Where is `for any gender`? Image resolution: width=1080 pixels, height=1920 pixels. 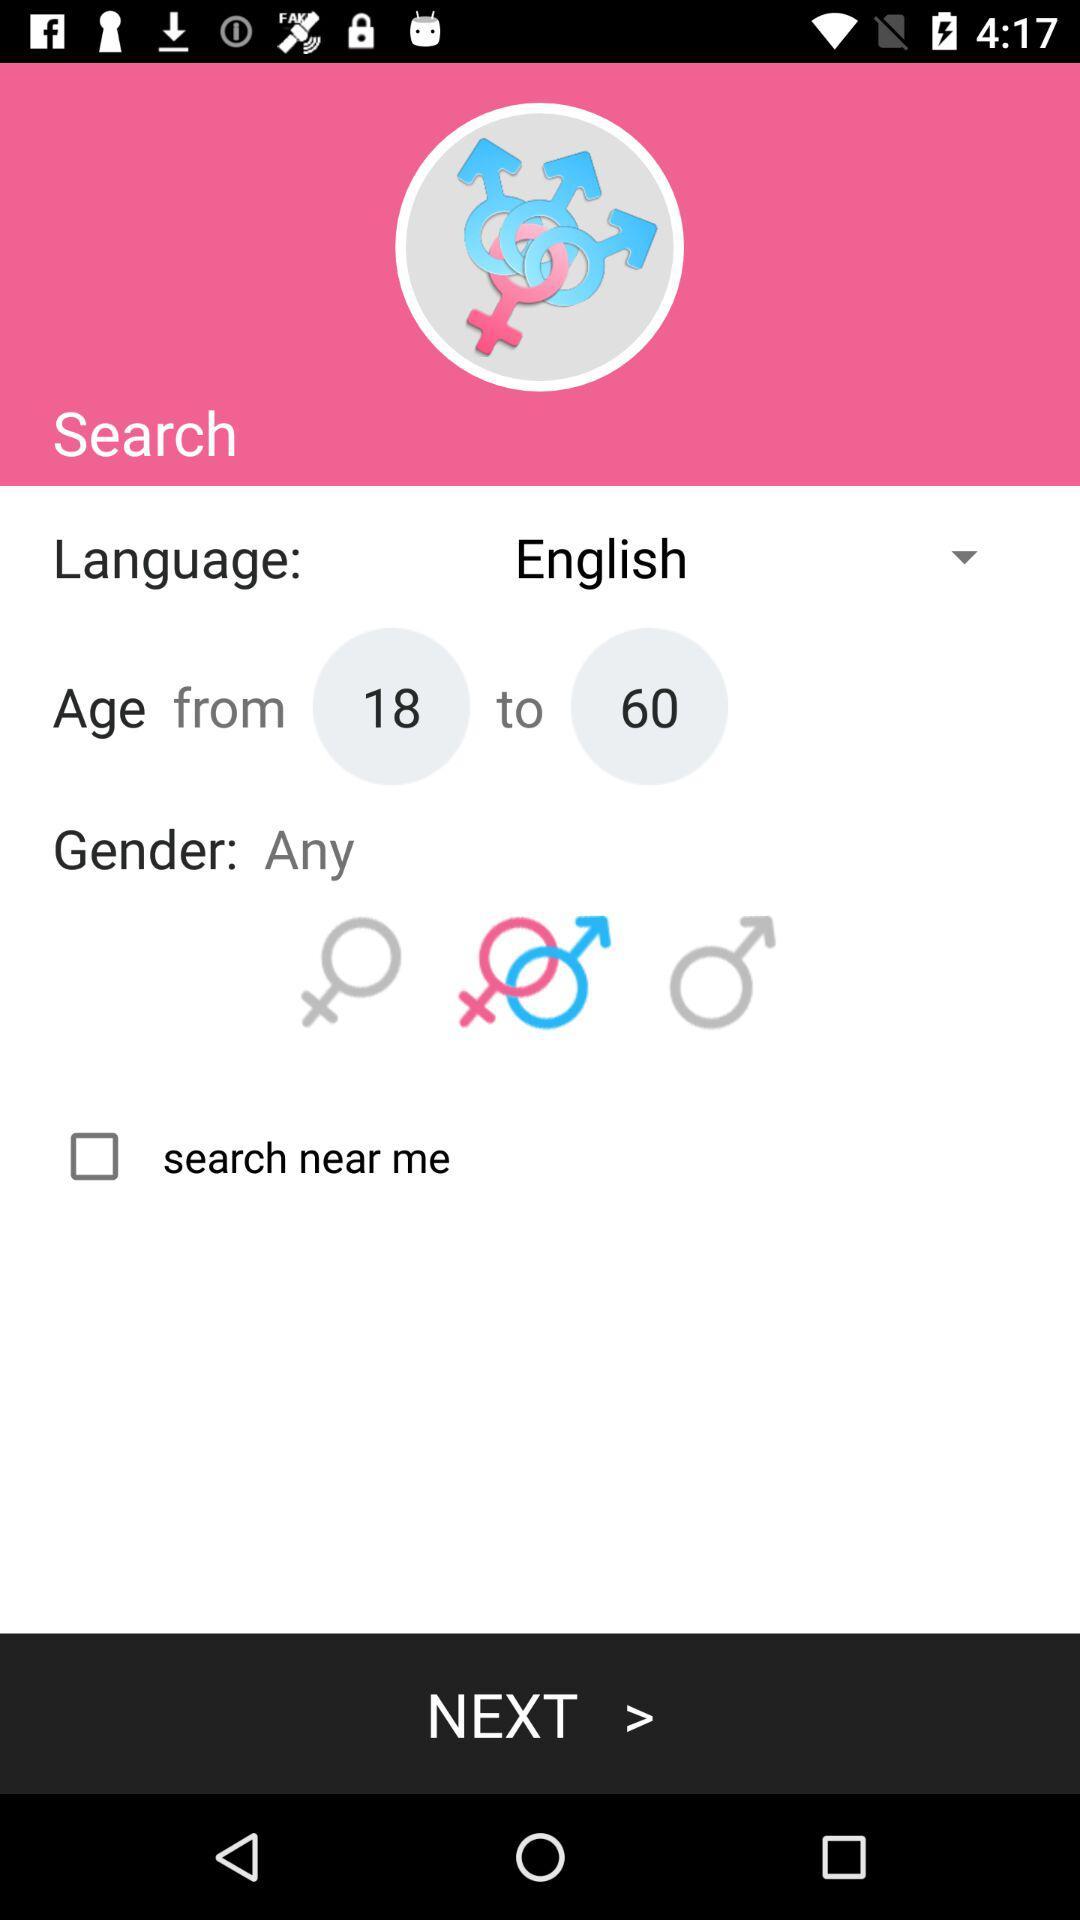
for any gender is located at coordinates (534, 973).